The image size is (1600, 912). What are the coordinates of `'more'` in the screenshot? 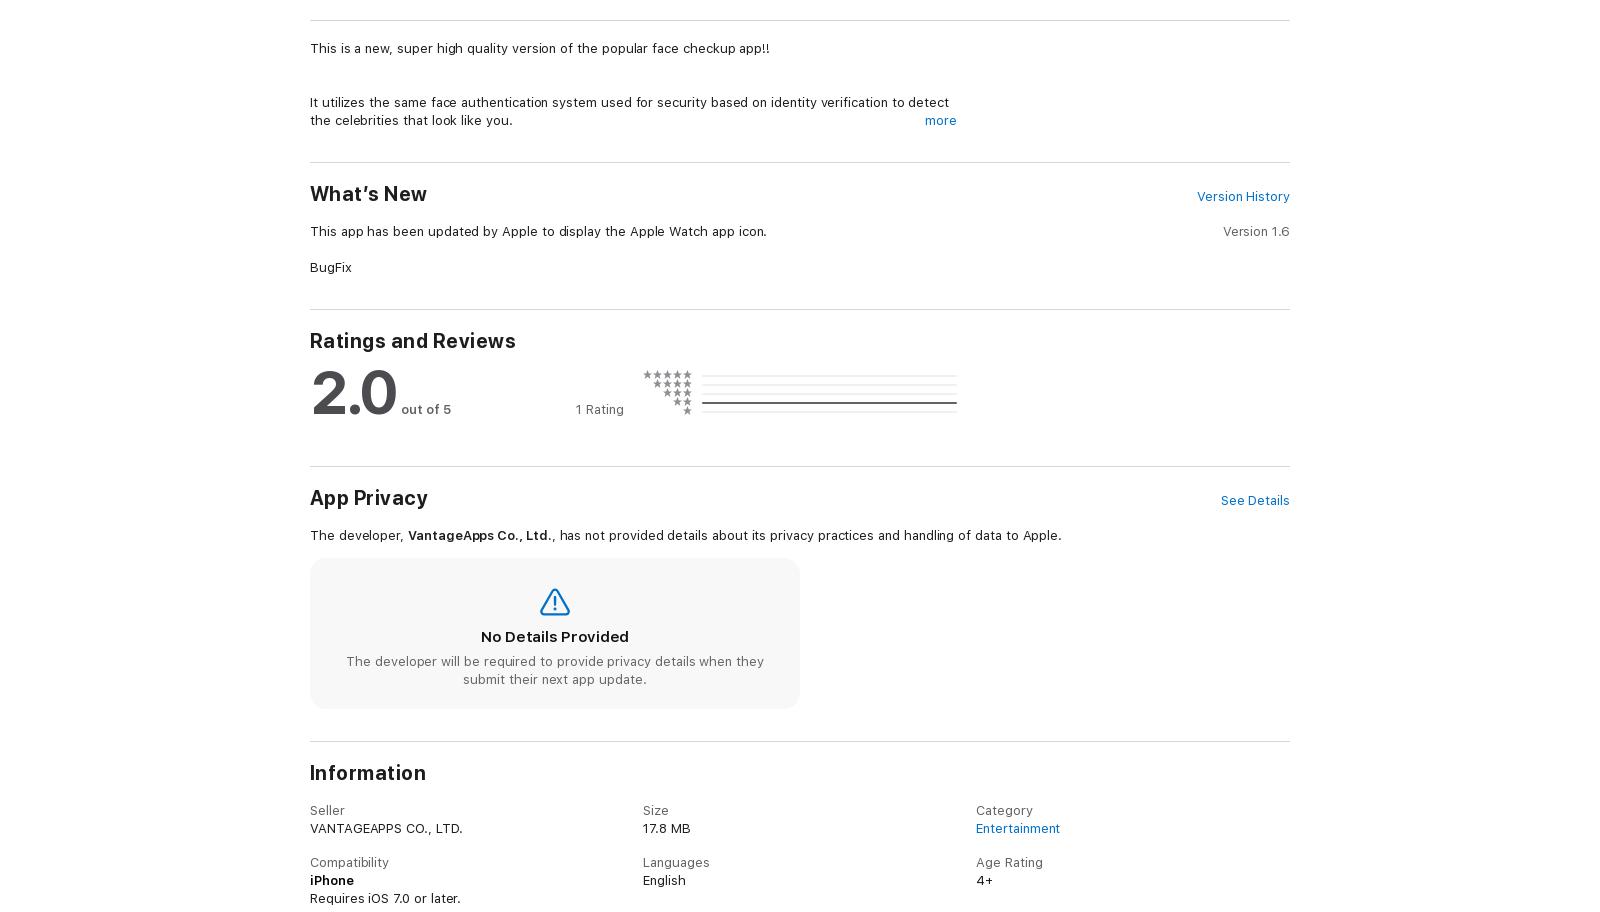 It's located at (939, 119).